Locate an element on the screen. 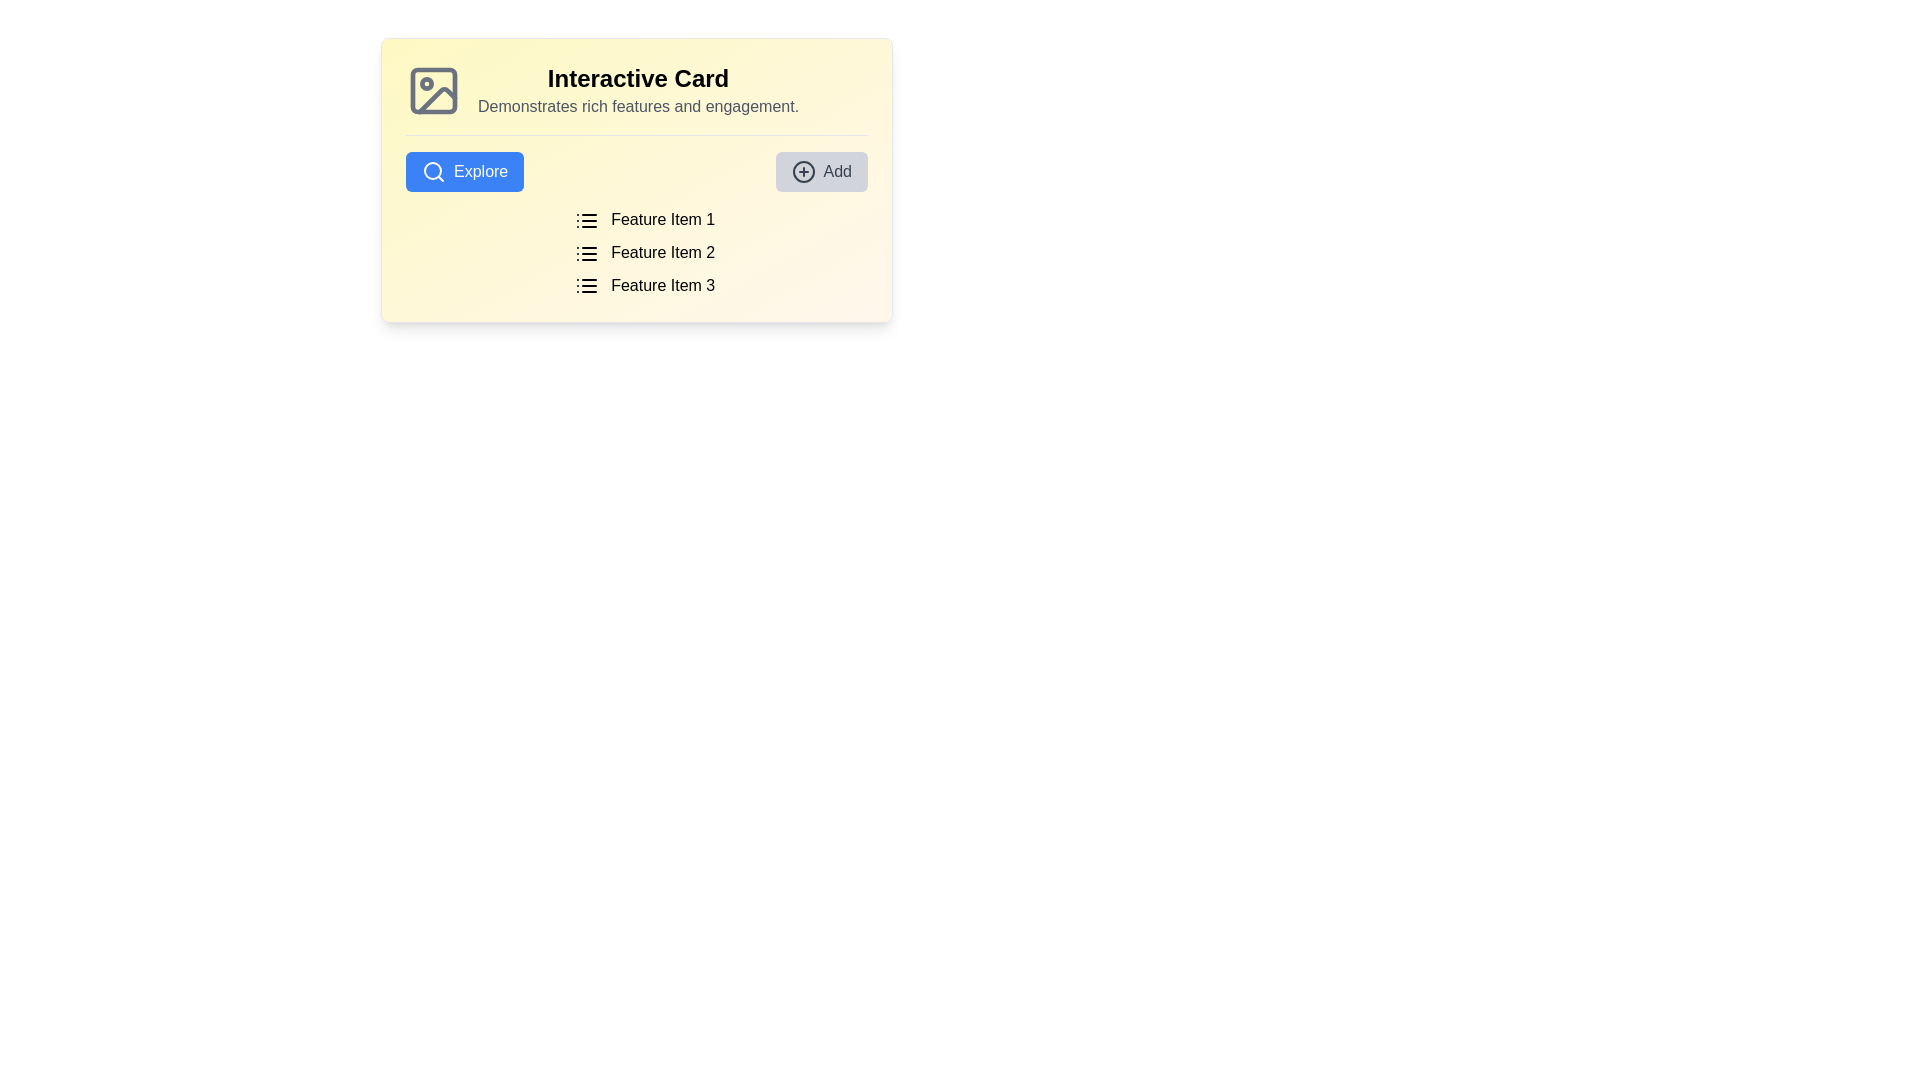 This screenshot has width=1920, height=1080. the circular magnifying glass icon located to the left of the 'Explore' text in the blue rectangular button at the header section of the card-like layout is located at coordinates (432, 171).